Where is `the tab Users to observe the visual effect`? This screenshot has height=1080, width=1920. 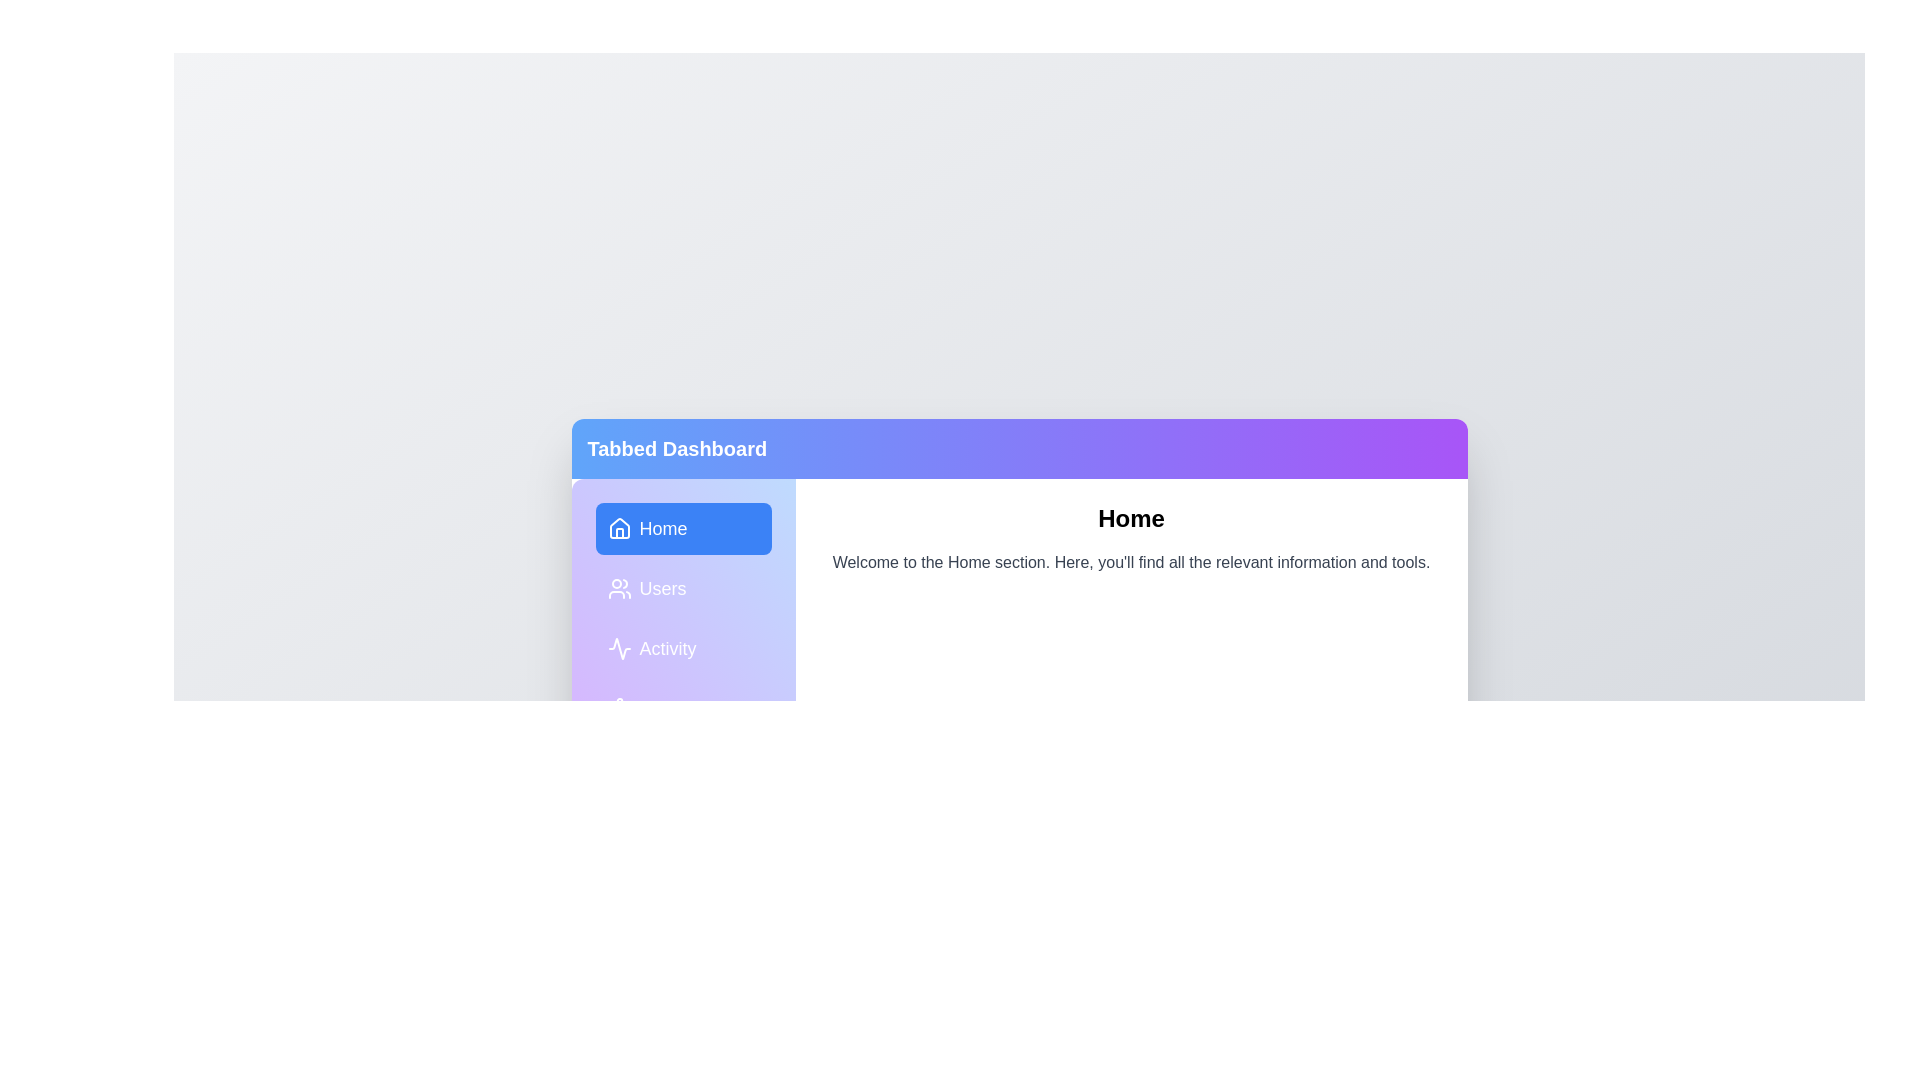 the tab Users to observe the visual effect is located at coordinates (683, 588).